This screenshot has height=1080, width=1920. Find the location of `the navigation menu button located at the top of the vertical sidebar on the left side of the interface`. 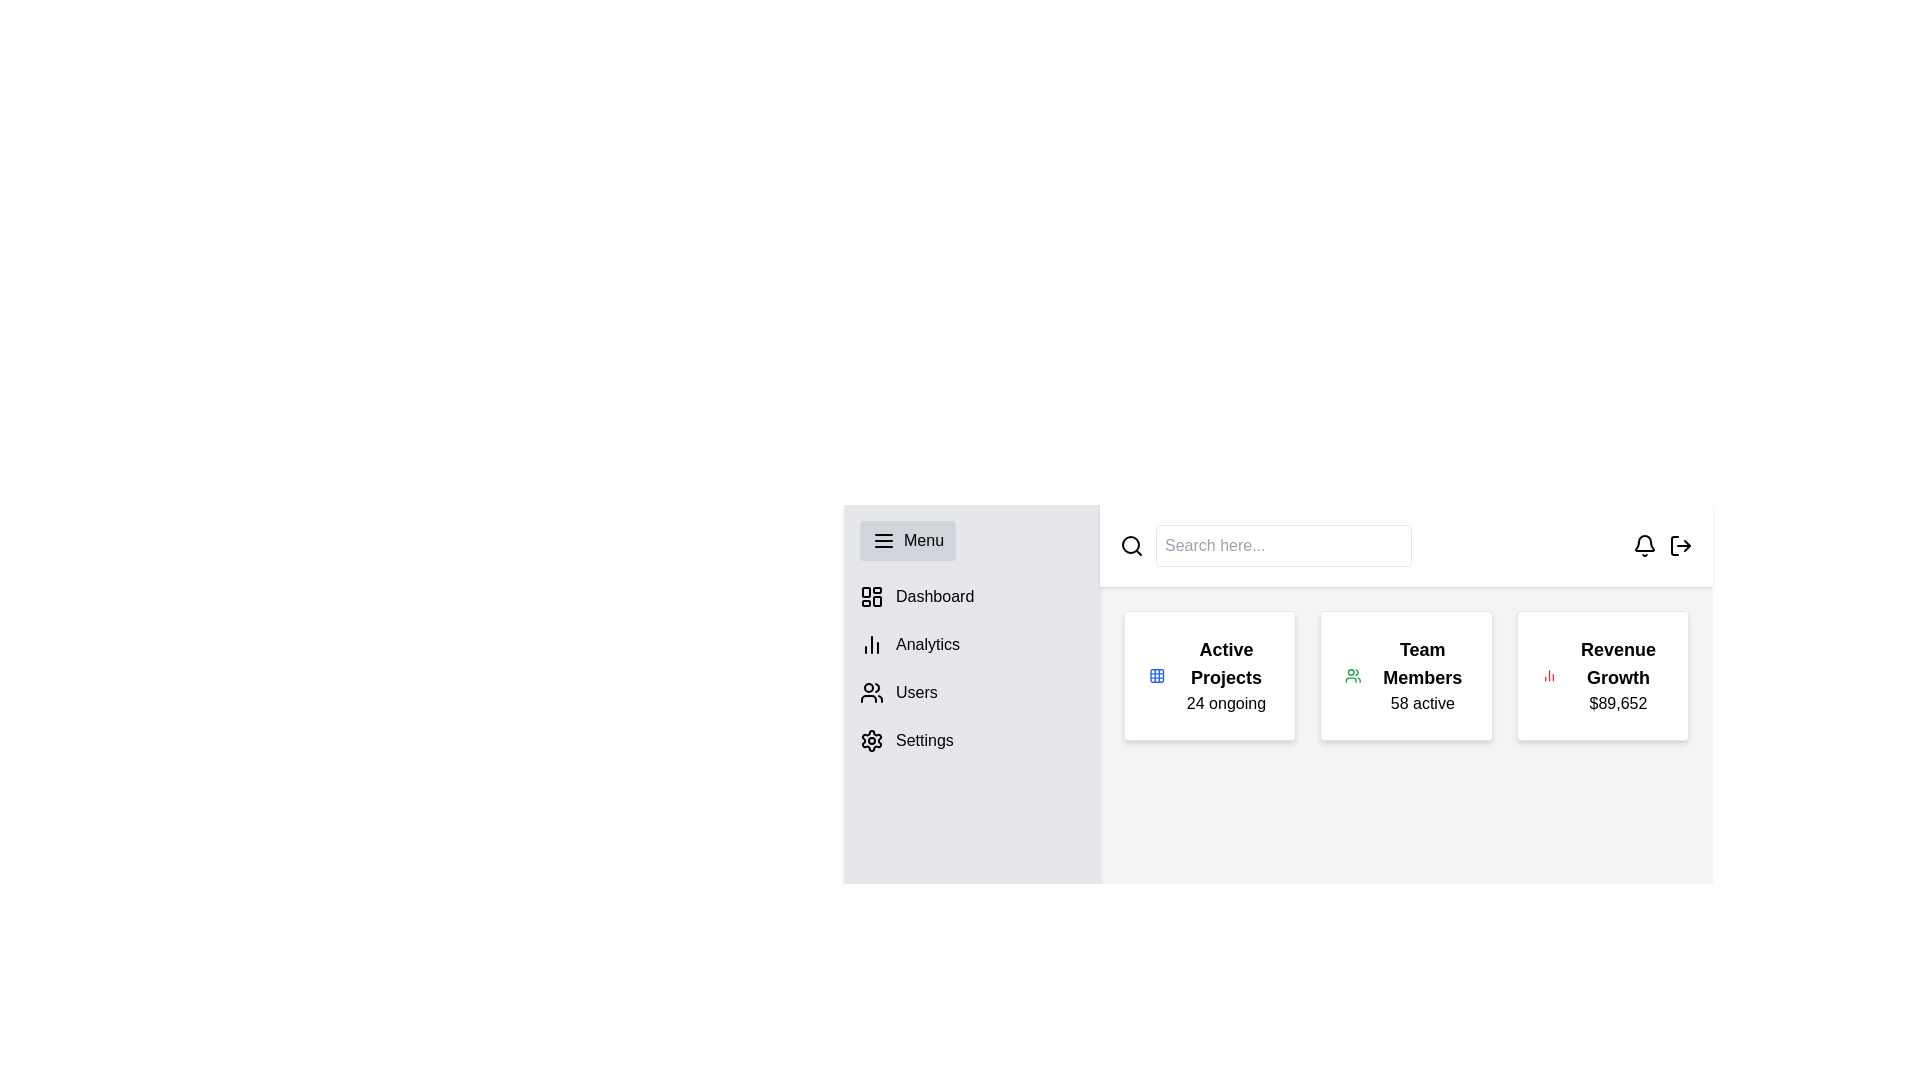

the navigation menu button located at the top of the vertical sidebar on the left side of the interface is located at coordinates (906, 540).